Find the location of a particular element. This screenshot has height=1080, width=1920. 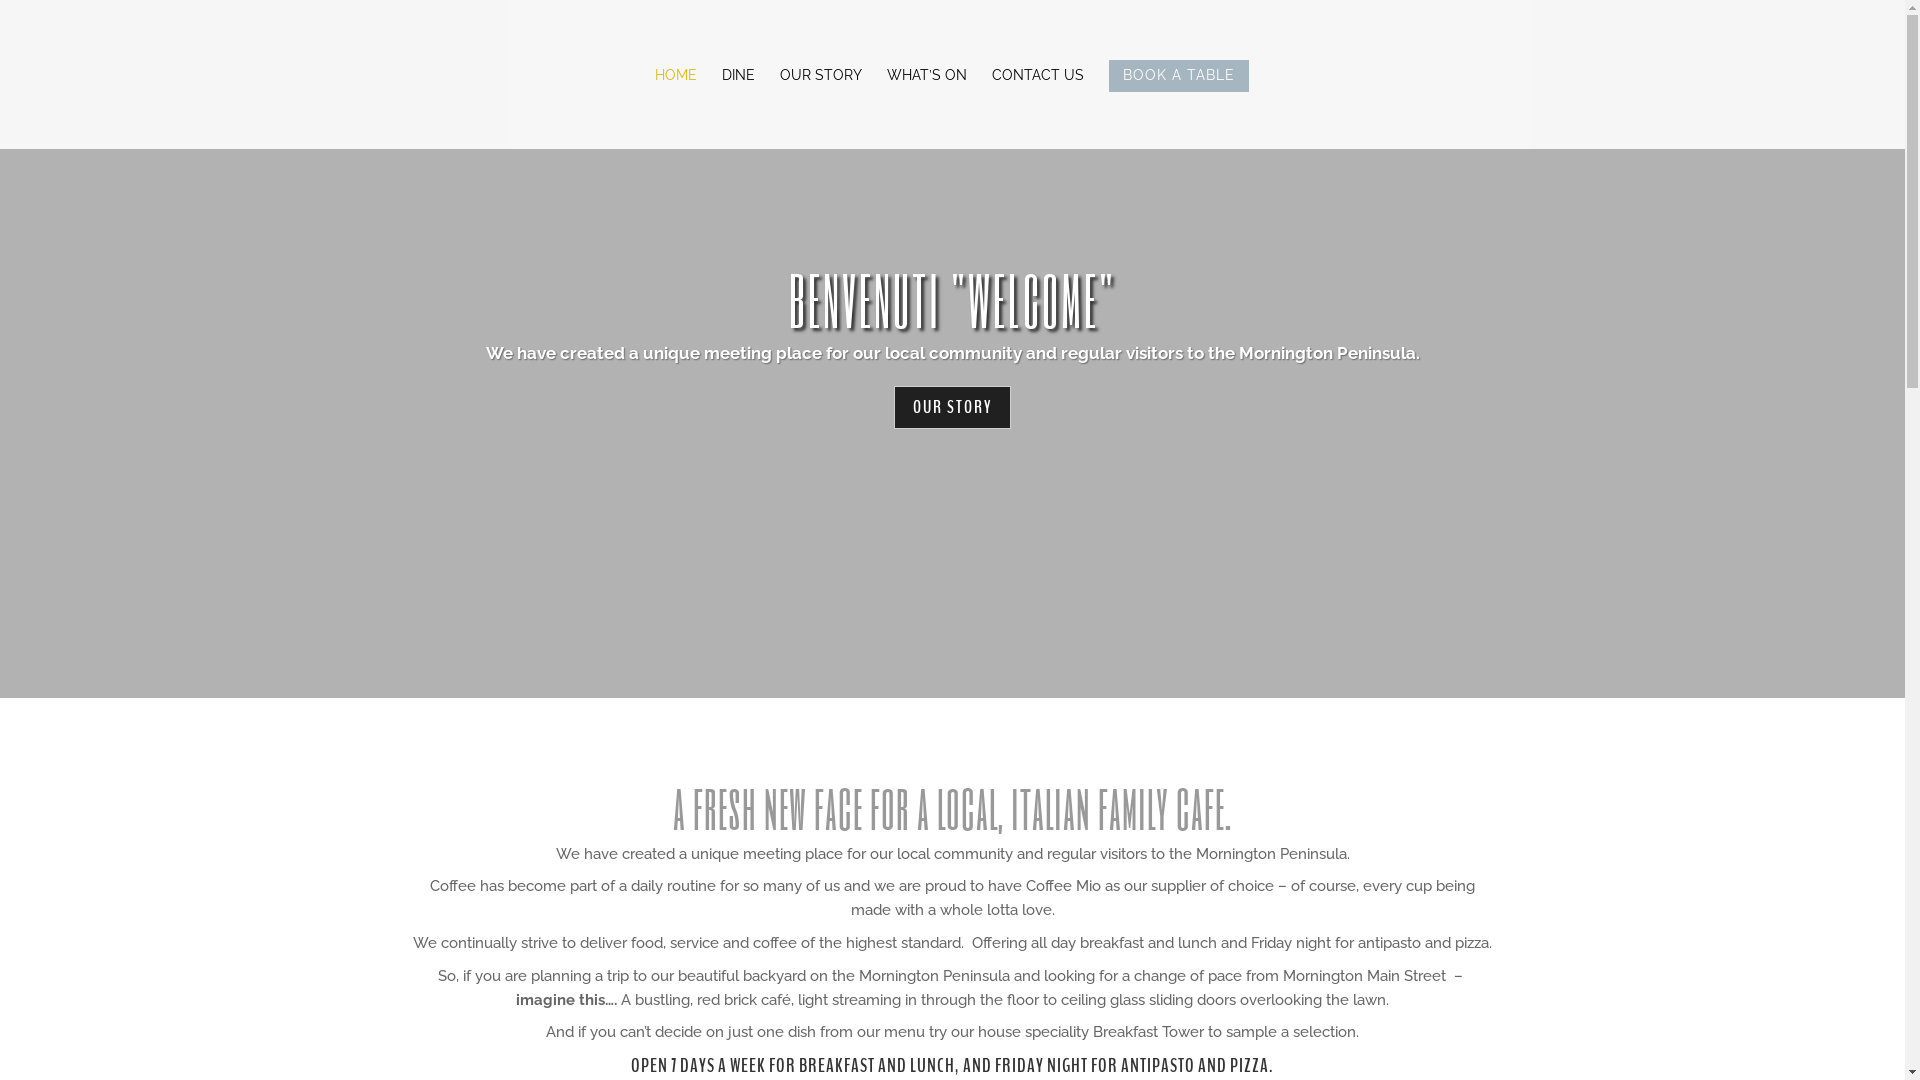

'BOOK A TABLE' is located at coordinates (1177, 104).